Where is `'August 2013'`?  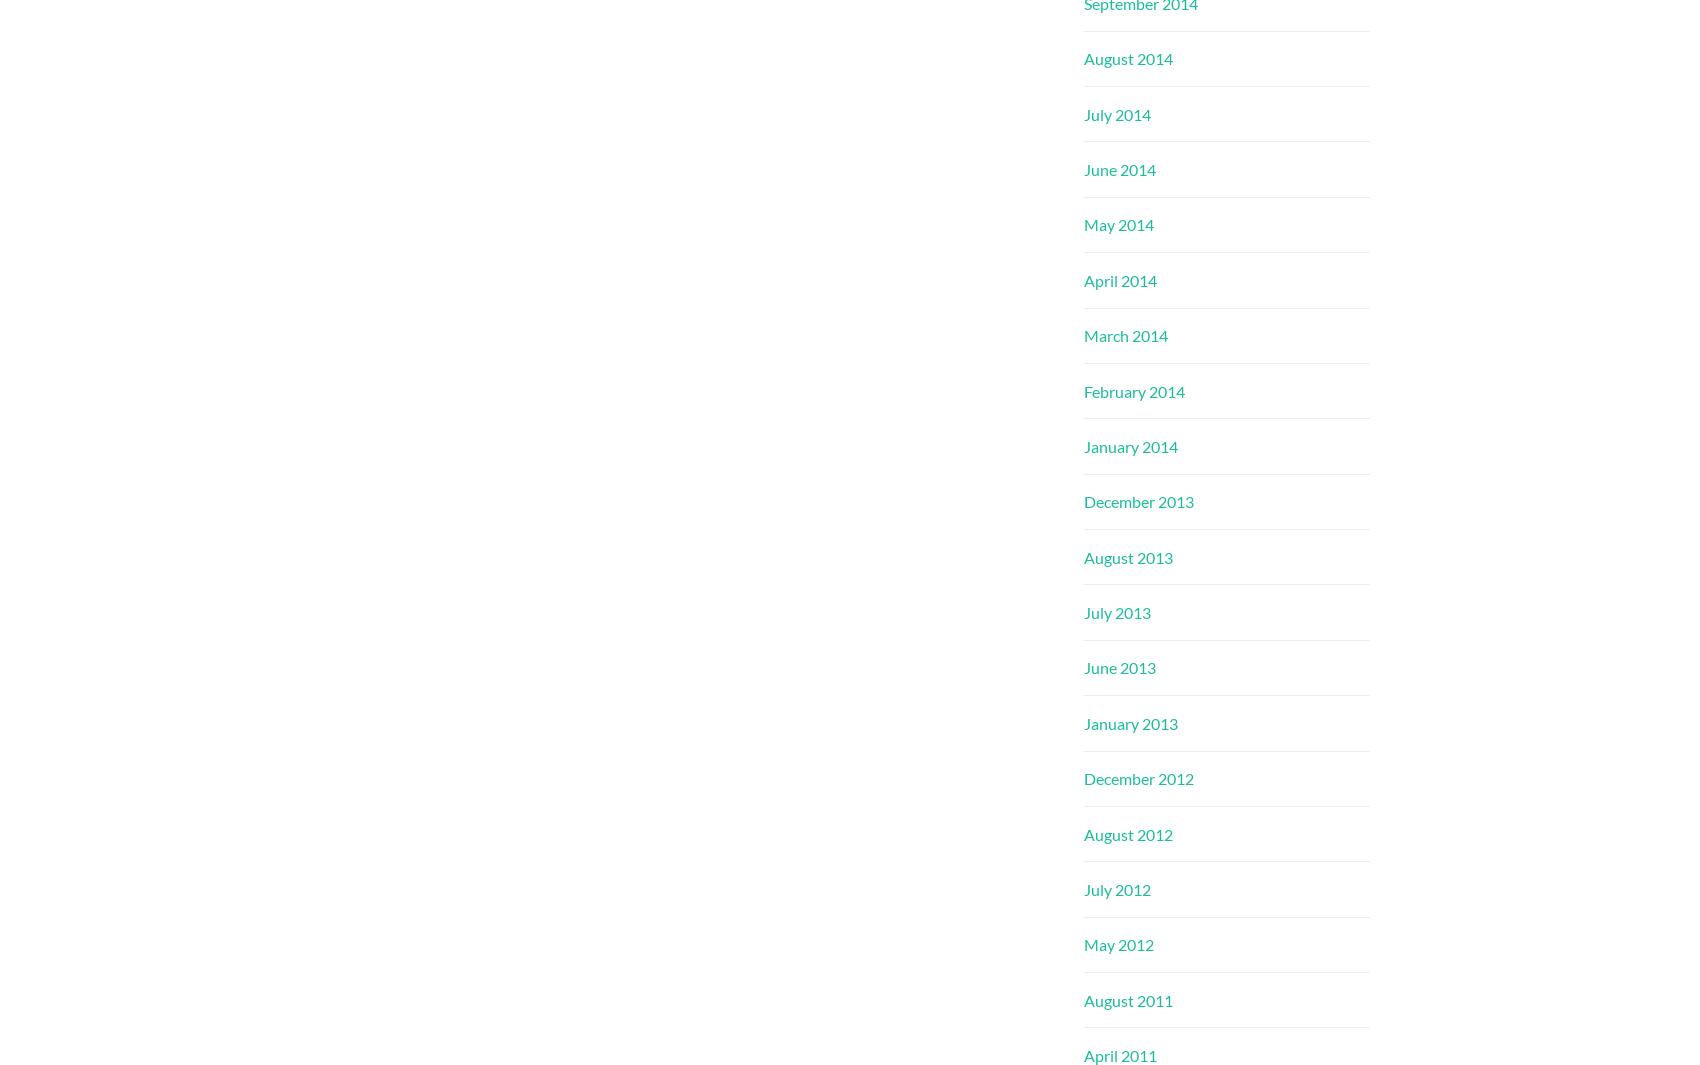
'August 2013' is located at coordinates (1128, 556).